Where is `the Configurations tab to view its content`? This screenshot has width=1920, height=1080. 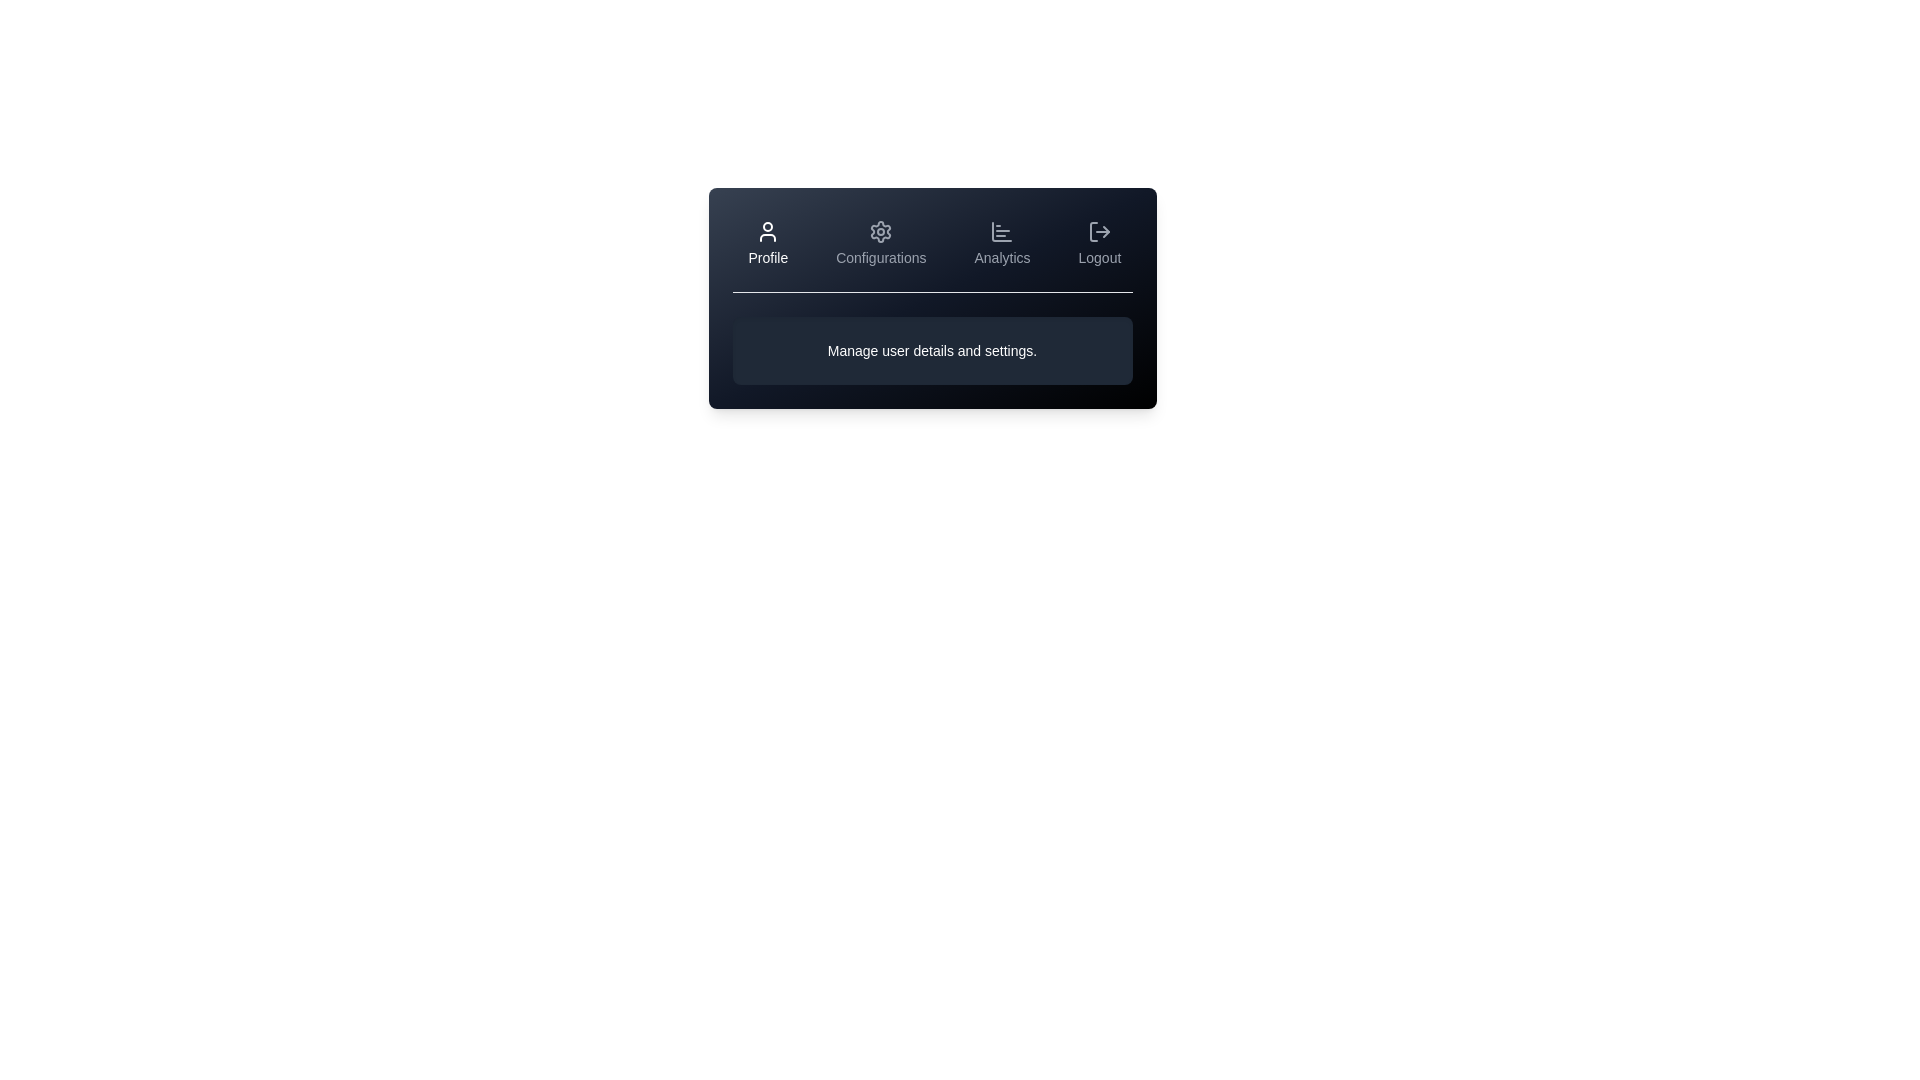 the Configurations tab to view its content is located at coordinates (880, 242).